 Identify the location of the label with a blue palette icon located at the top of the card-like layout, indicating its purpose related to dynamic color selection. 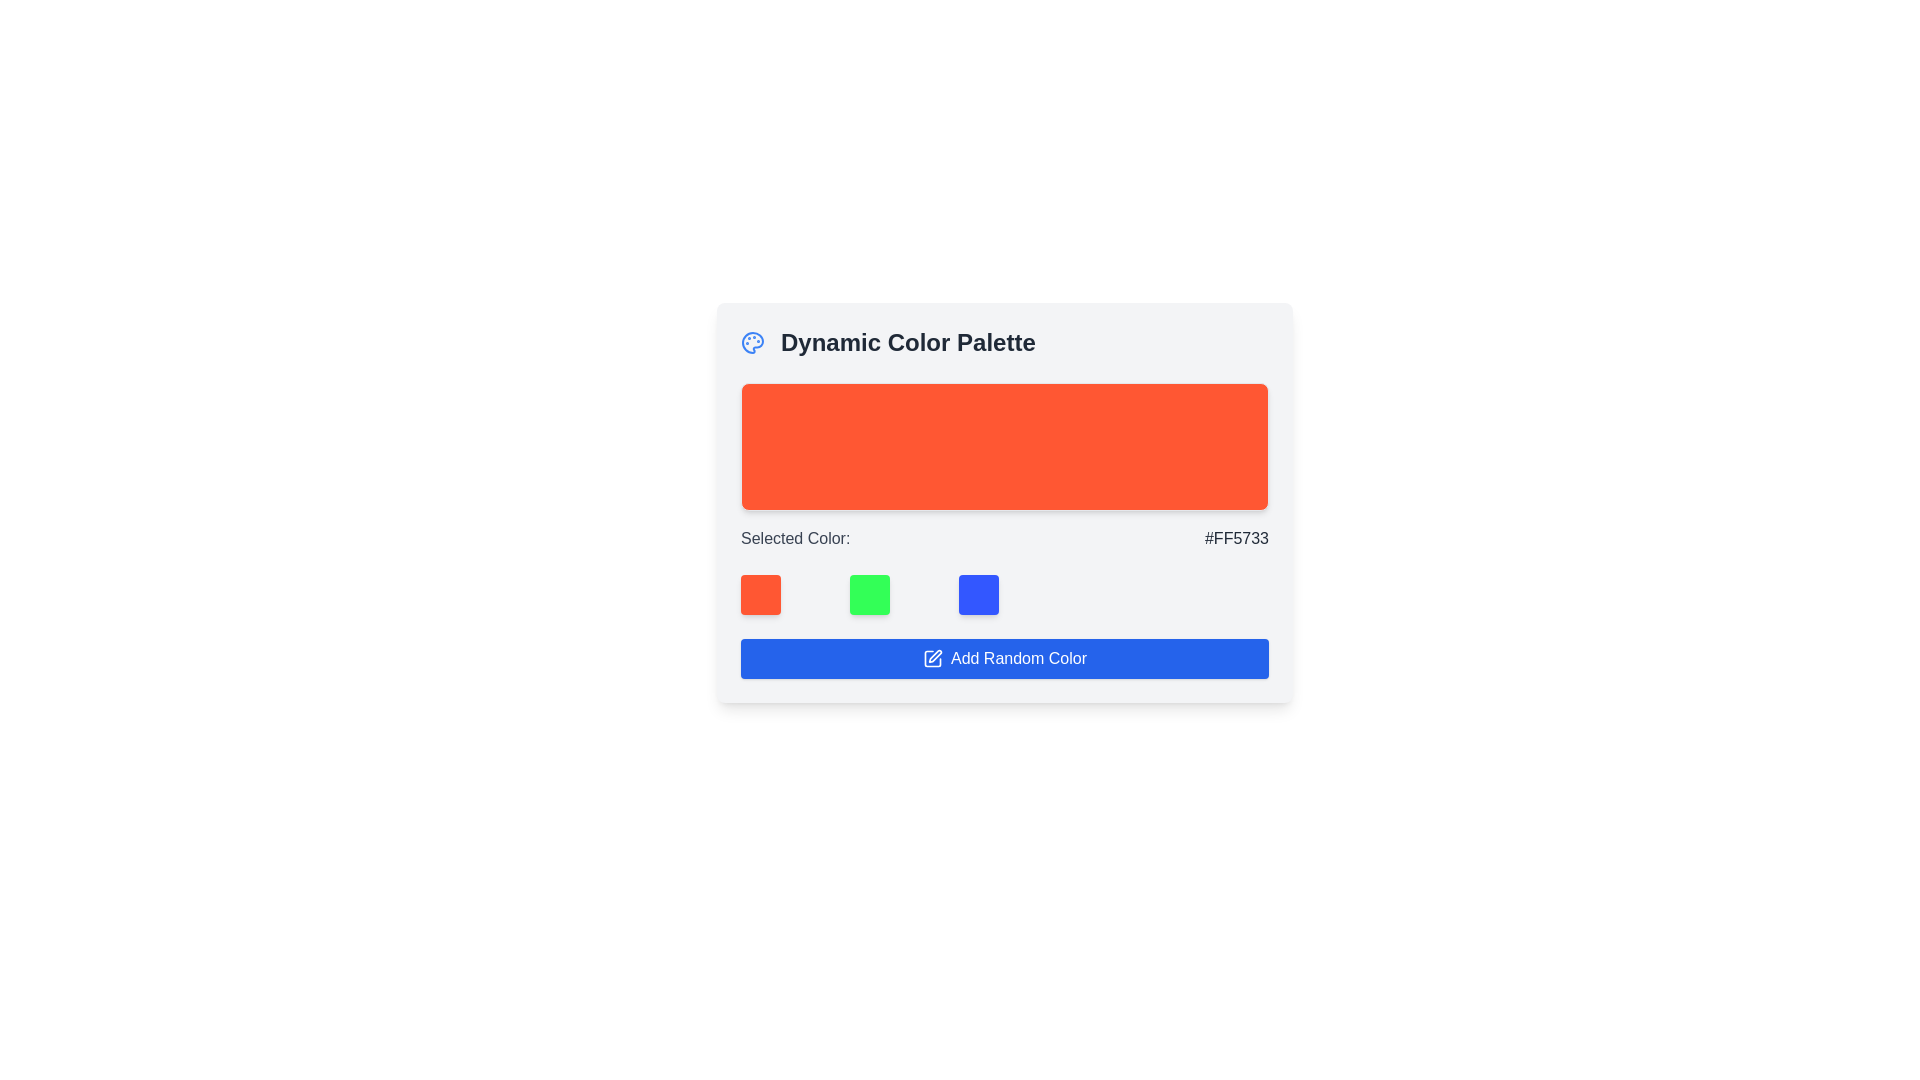
(1004, 342).